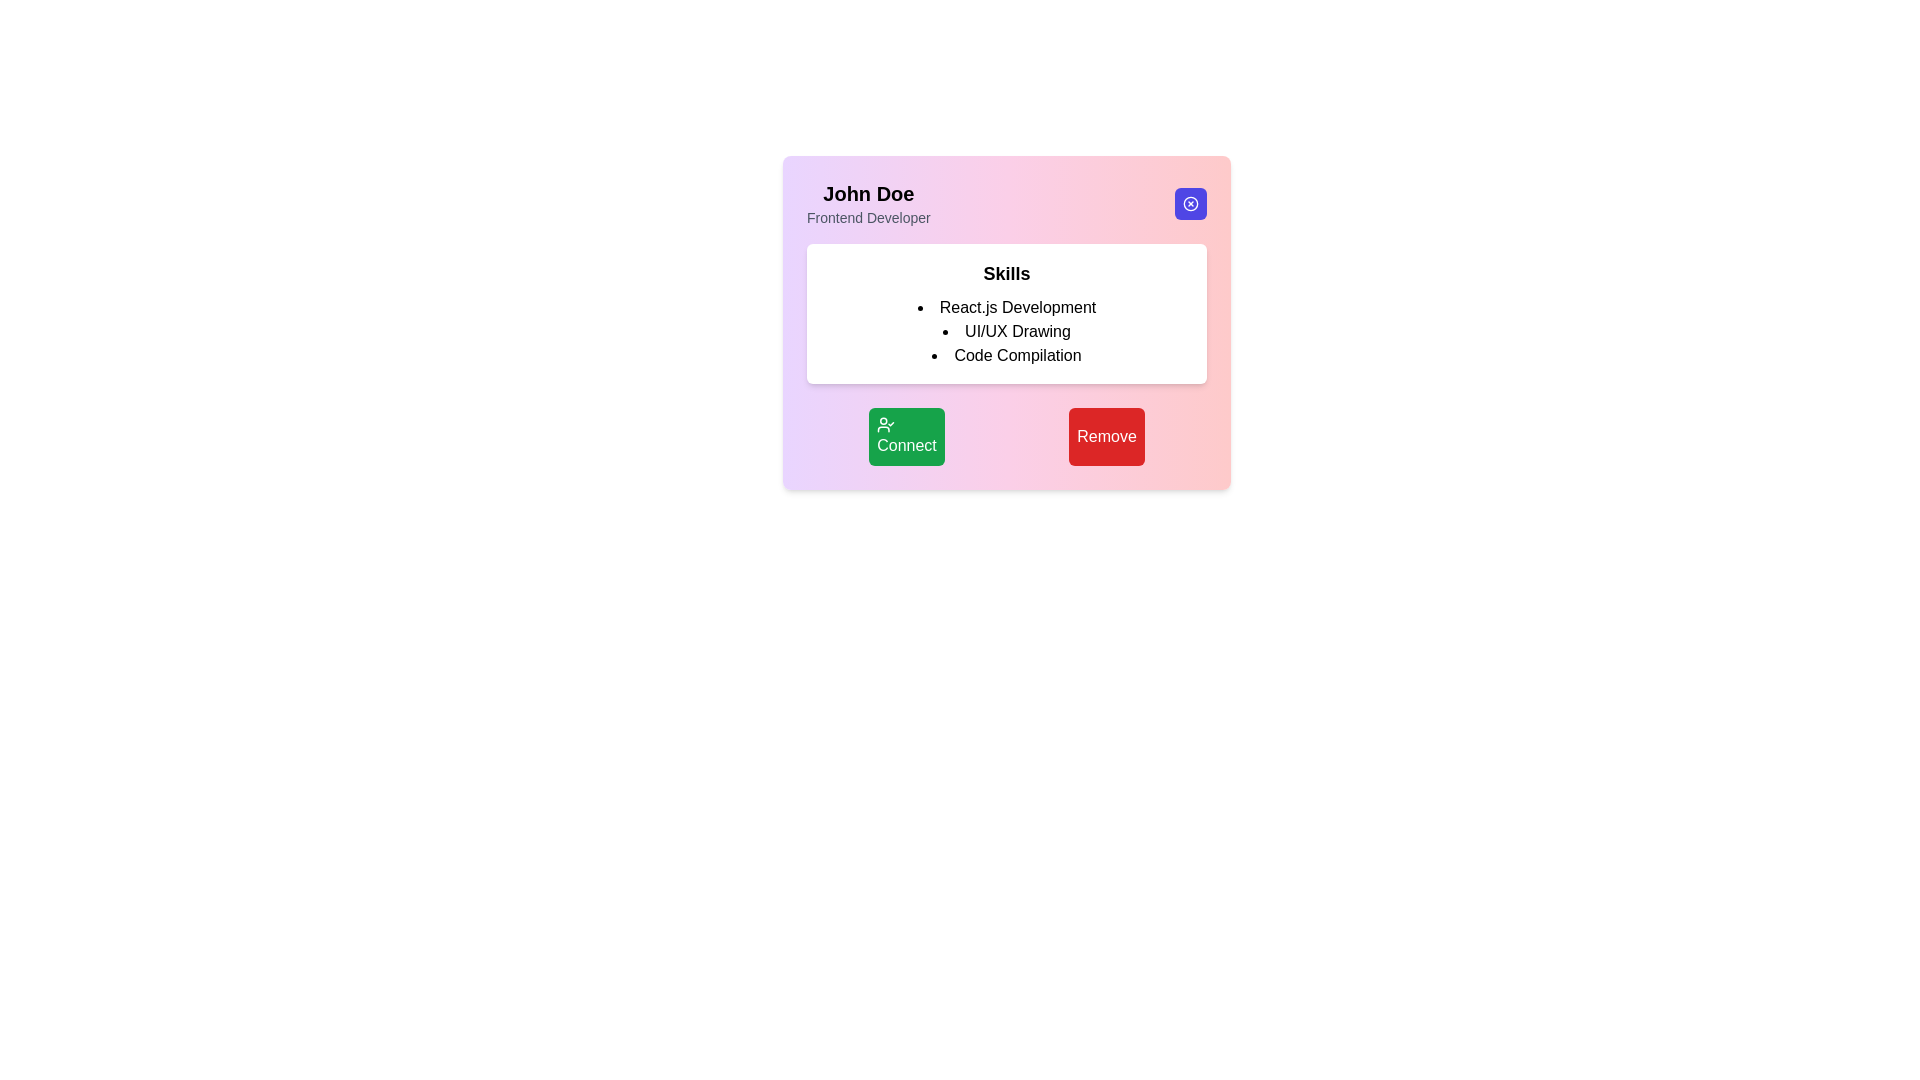 Image resolution: width=1920 pixels, height=1080 pixels. I want to click on the red button with rounded corners labeled 'Remove', so click(1106, 435).